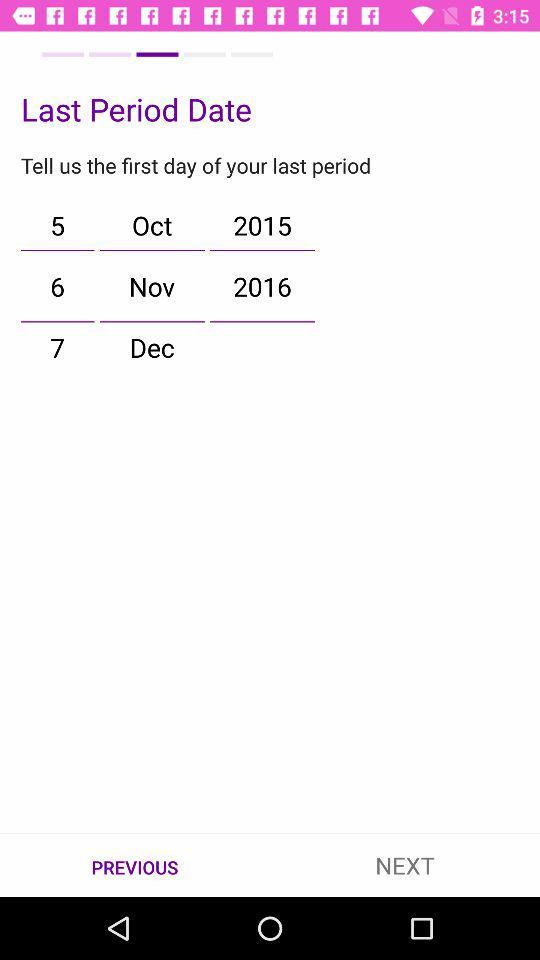 The height and width of the screenshot is (960, 540). I want to click on icon next to next item, so click(135, 865).